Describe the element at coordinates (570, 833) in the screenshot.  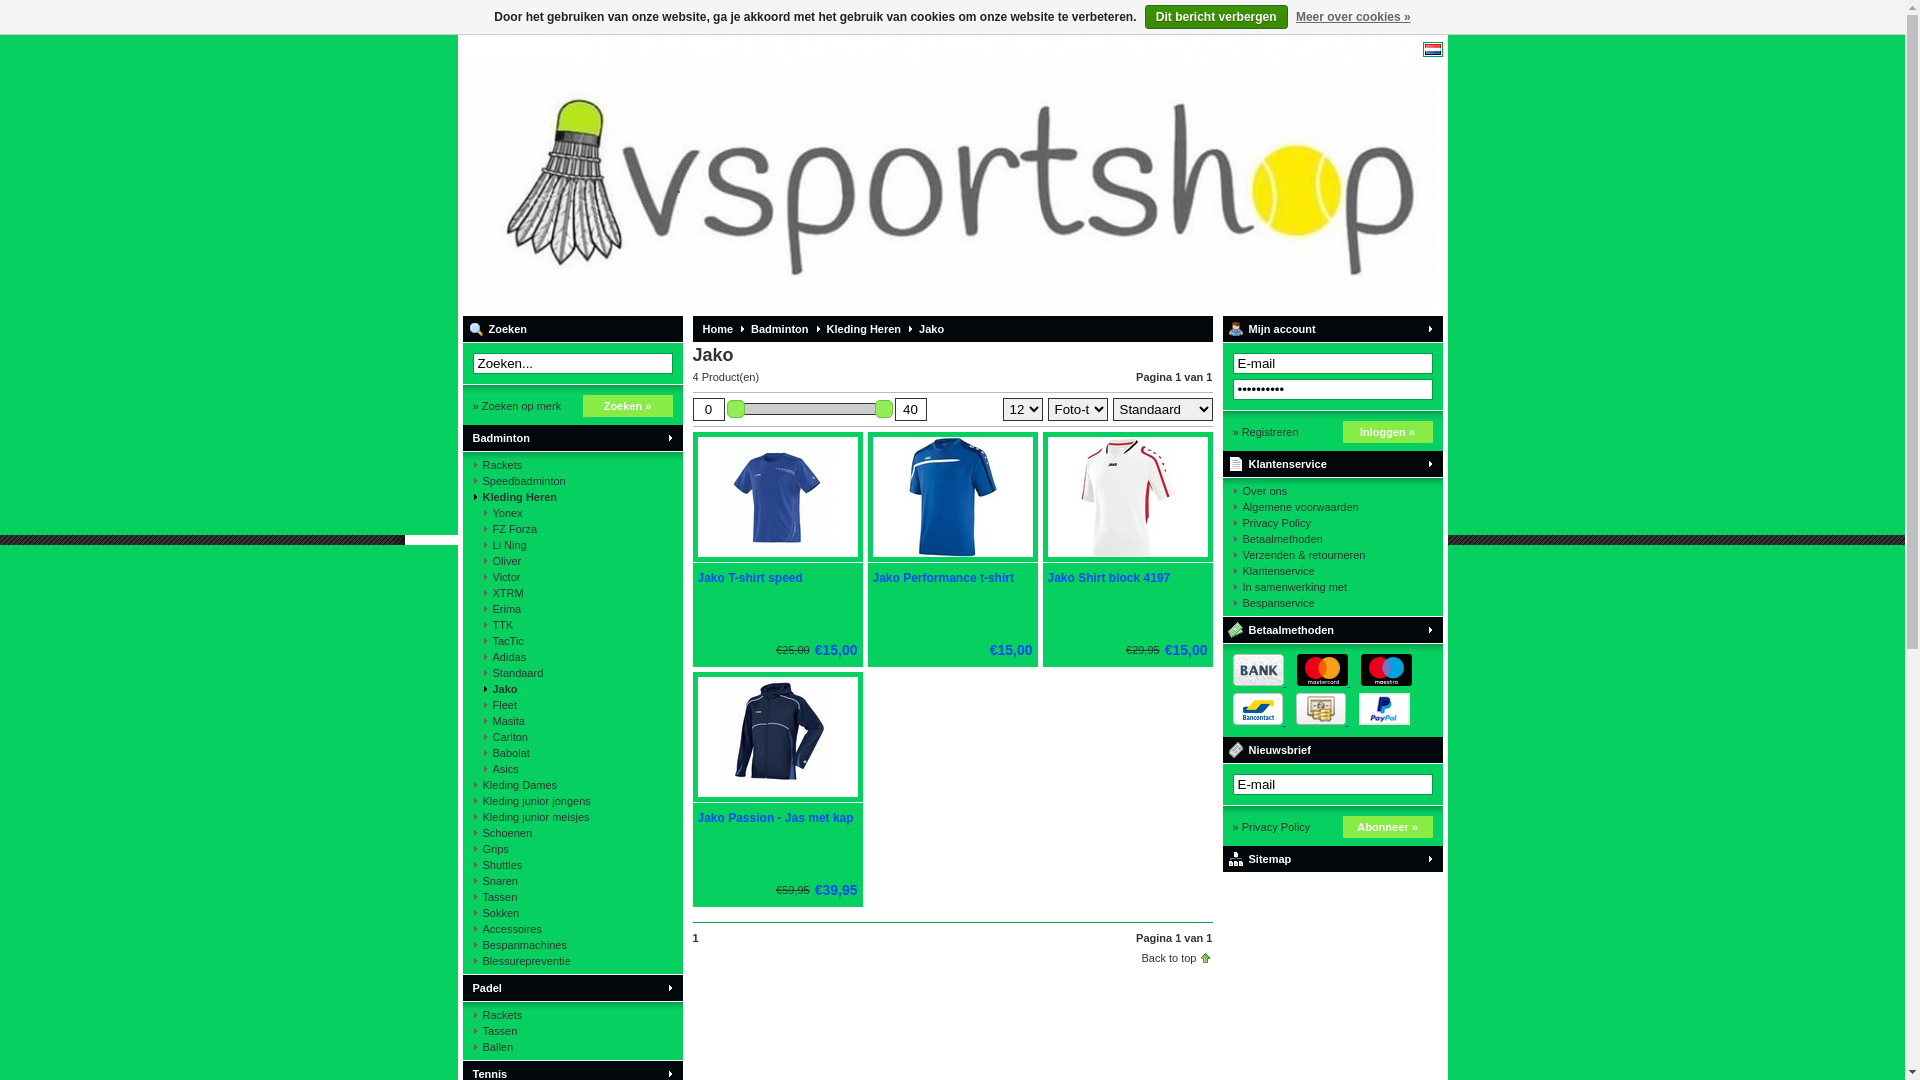
I see `'Schoenen'` at that location.